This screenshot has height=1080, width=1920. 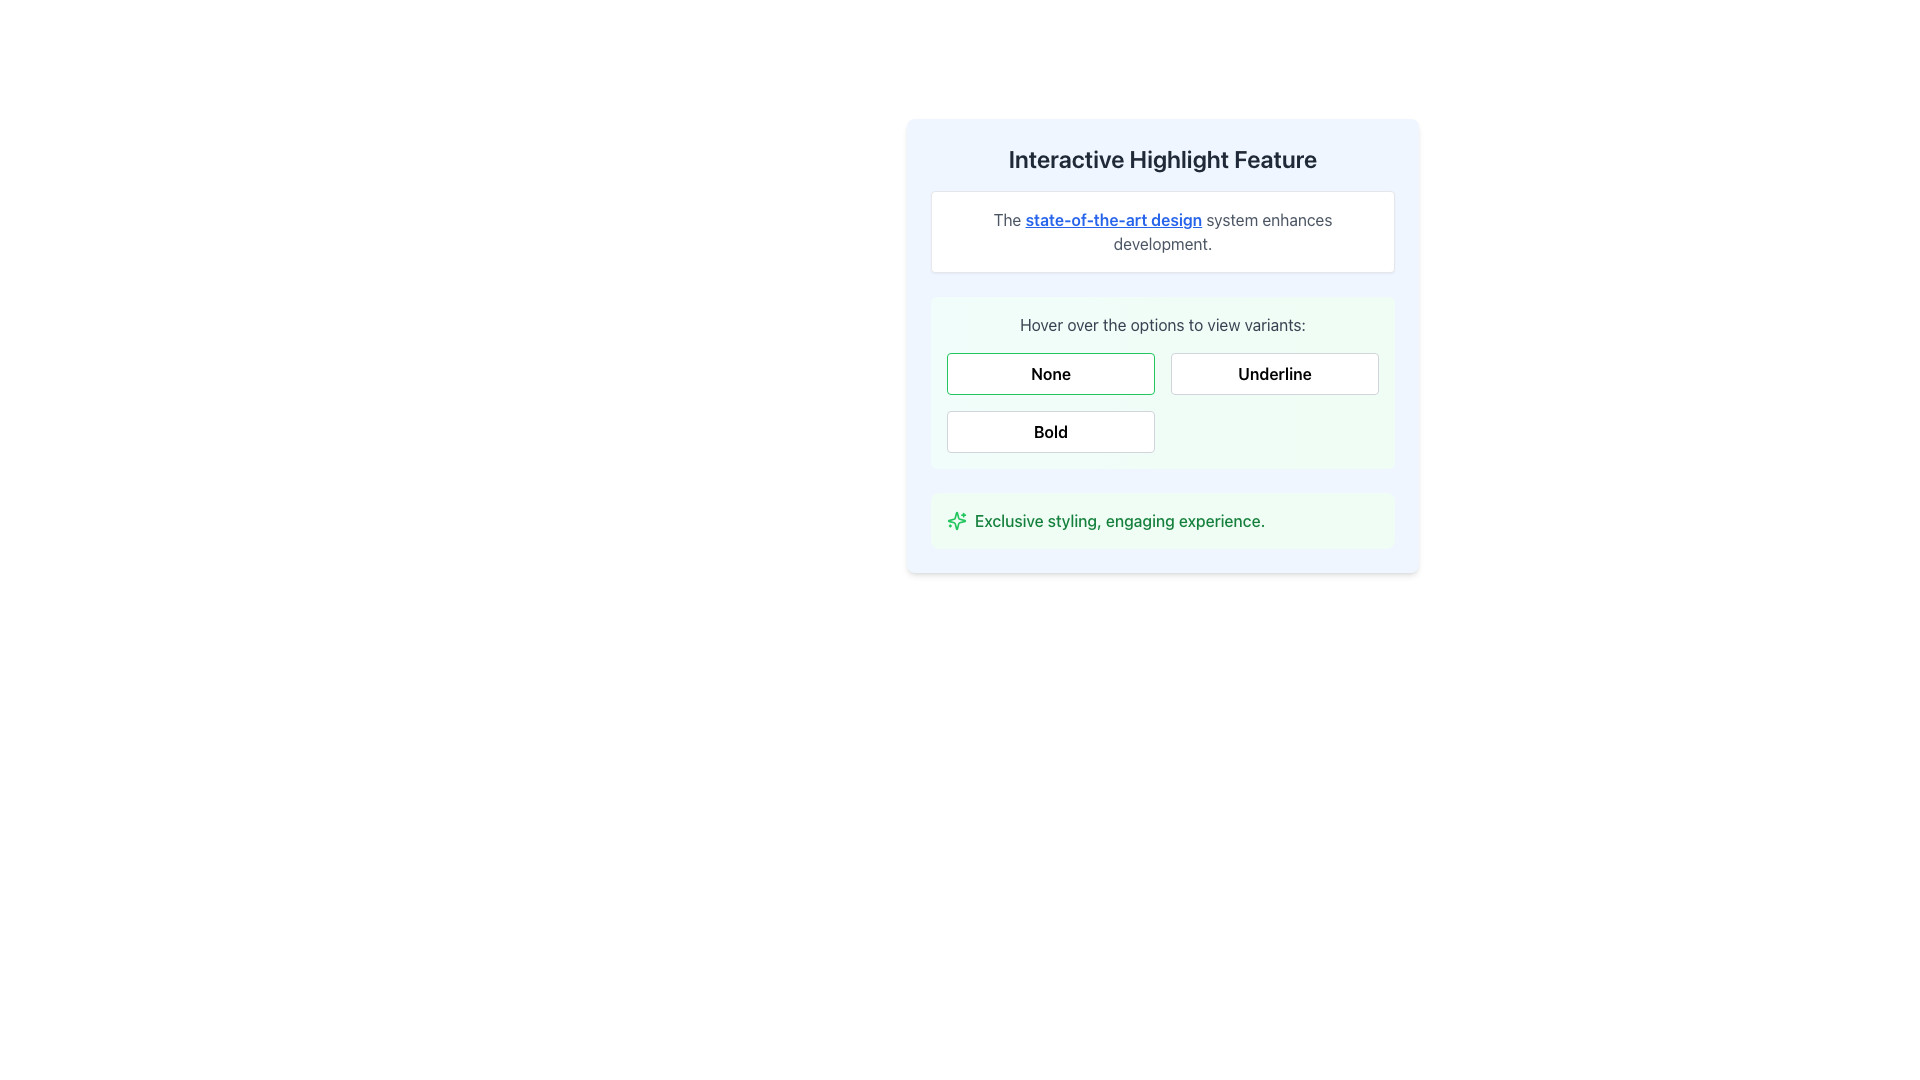 I want to click on the 'Underline' button located in the top-right corner of the 2x2 grid, so click(x=1274, y=374).